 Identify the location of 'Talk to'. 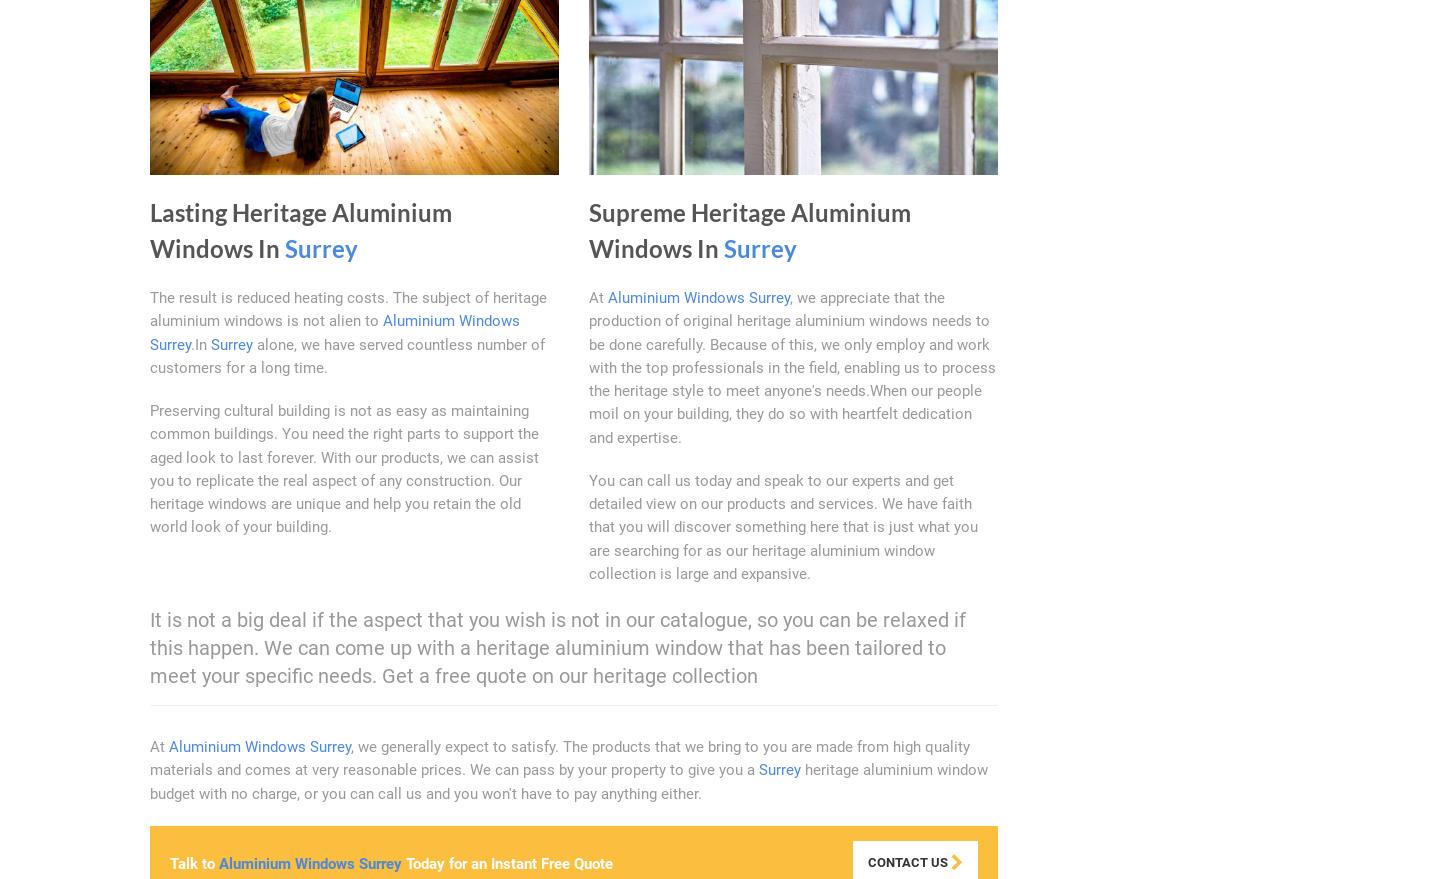
(194, 863).